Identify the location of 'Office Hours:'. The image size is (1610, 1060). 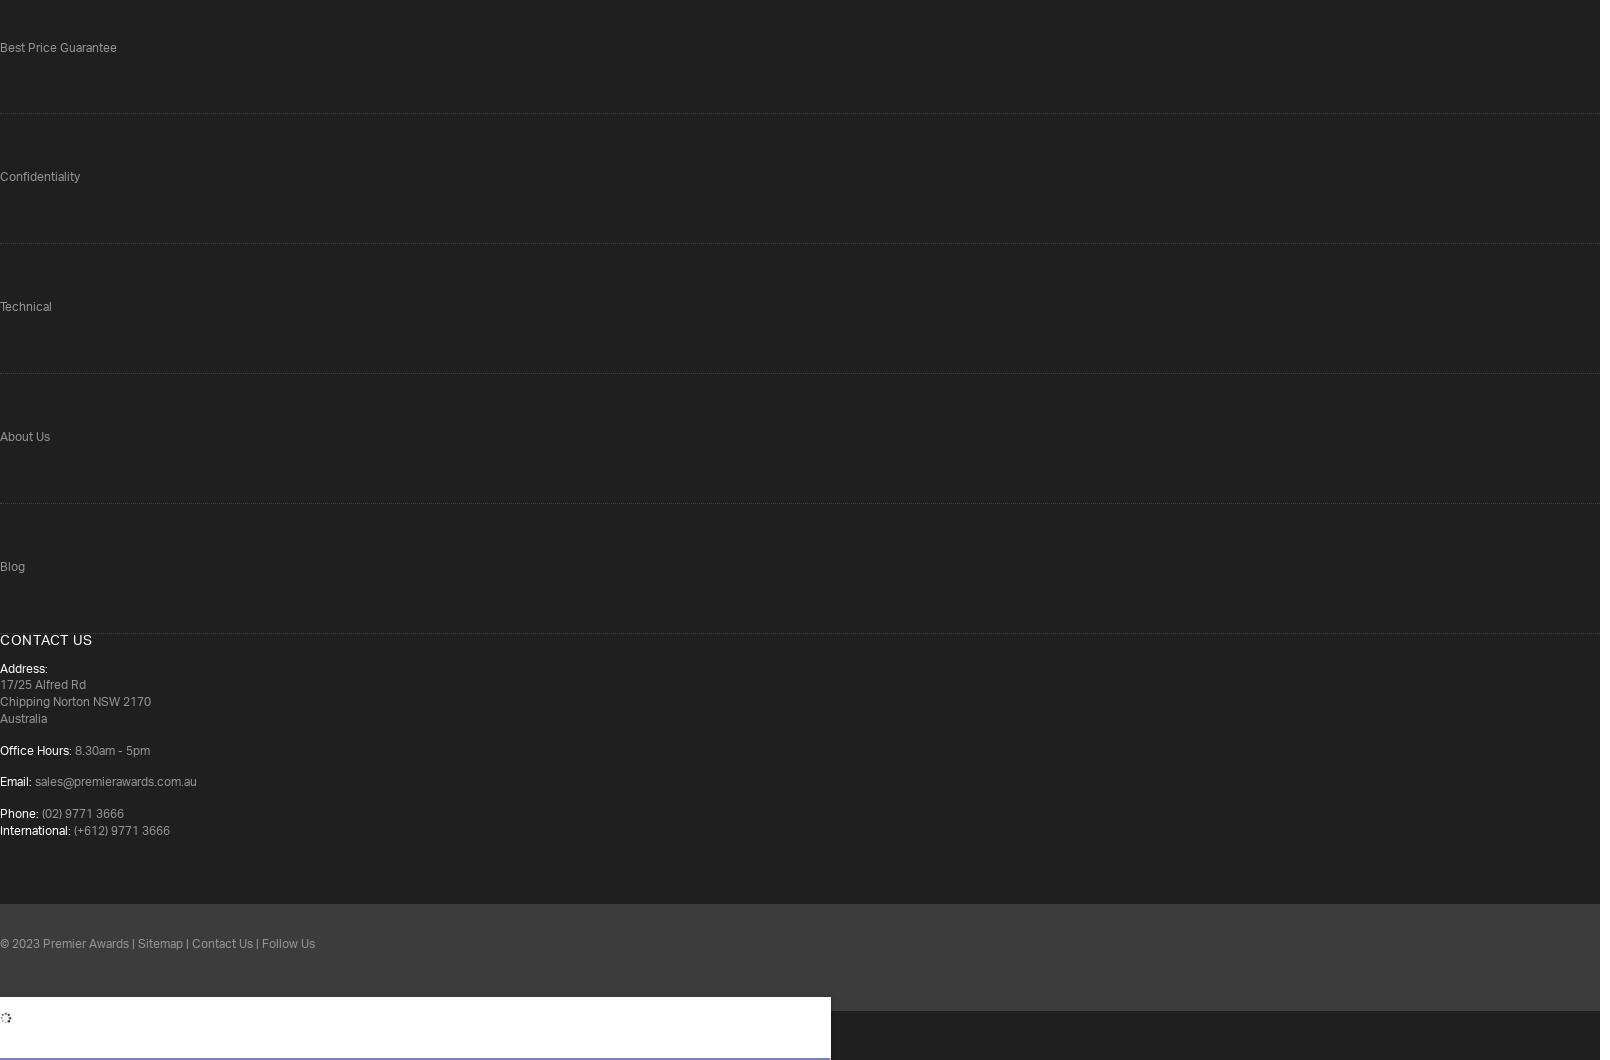
(36, 749).